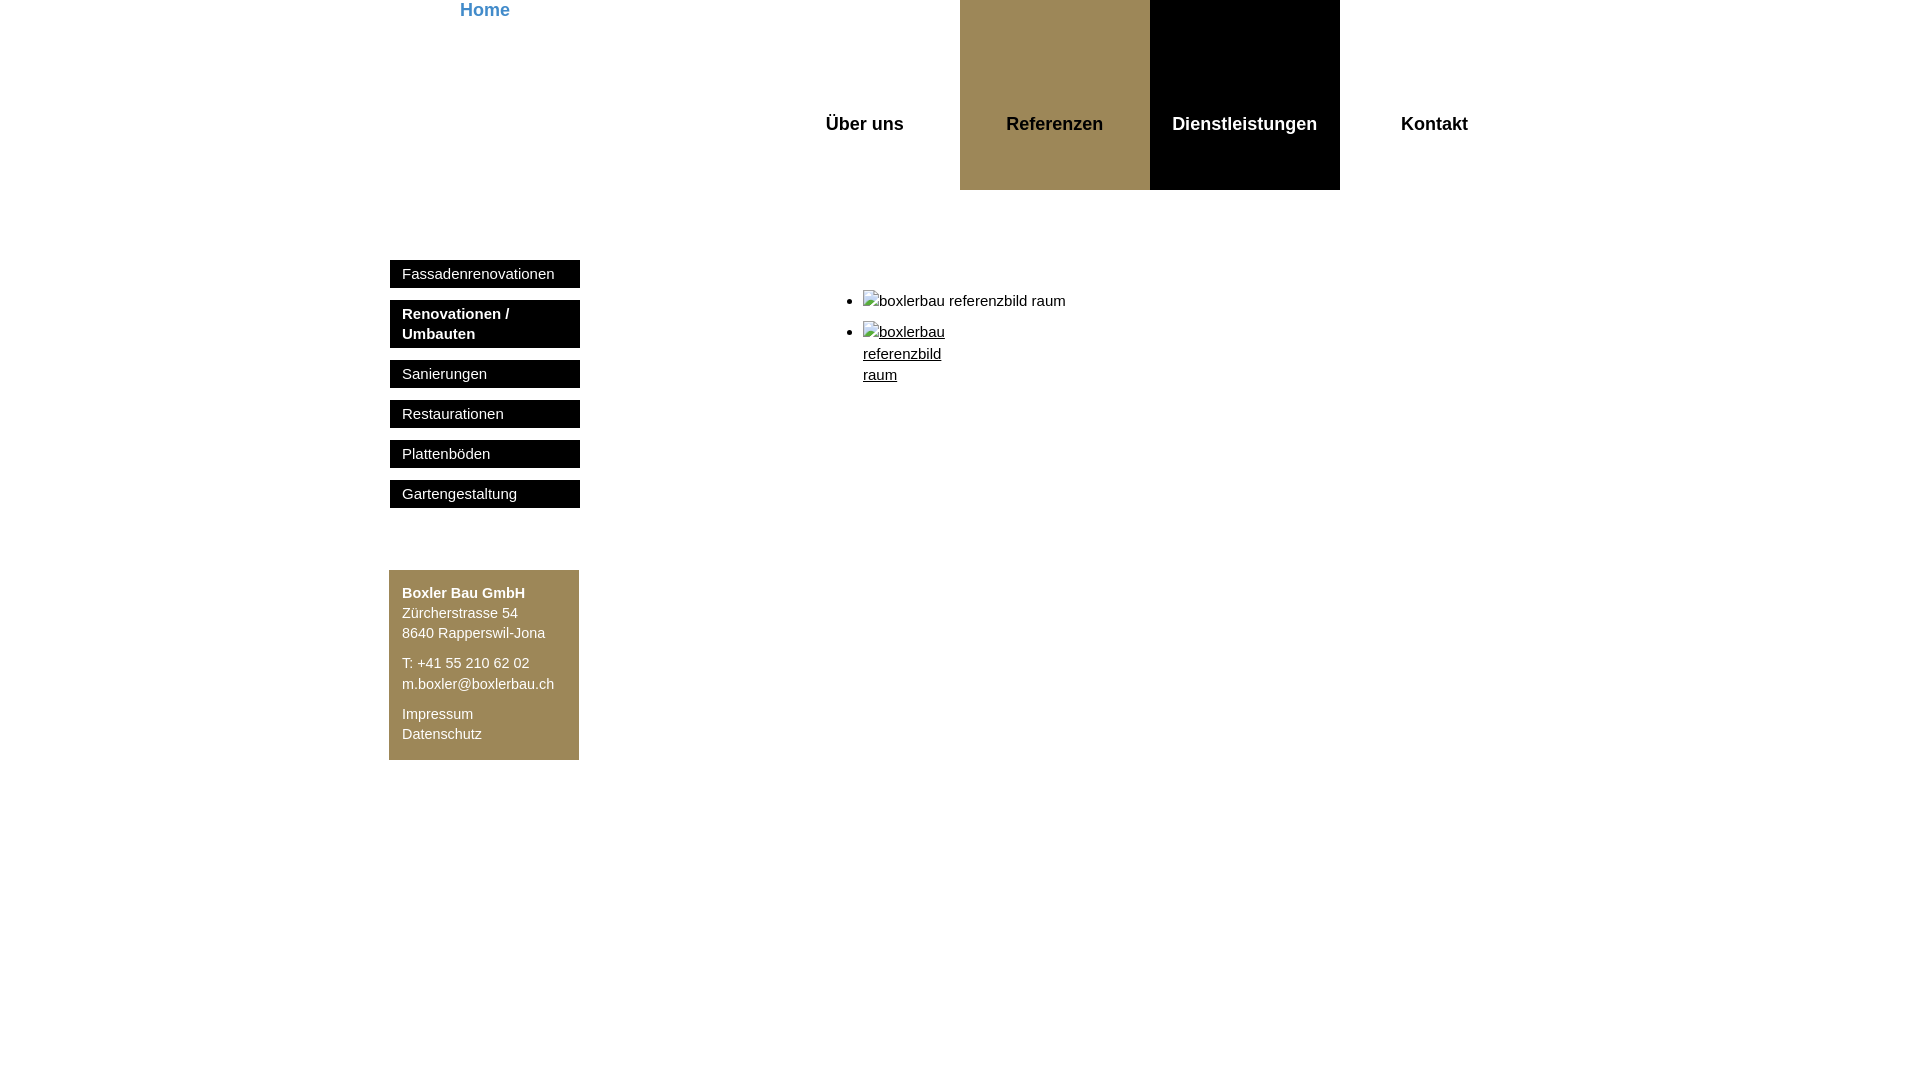  What do you see at coordinates (389, 95) in the screenshot?
I see `'Home'` at bounding box center [389, 95].